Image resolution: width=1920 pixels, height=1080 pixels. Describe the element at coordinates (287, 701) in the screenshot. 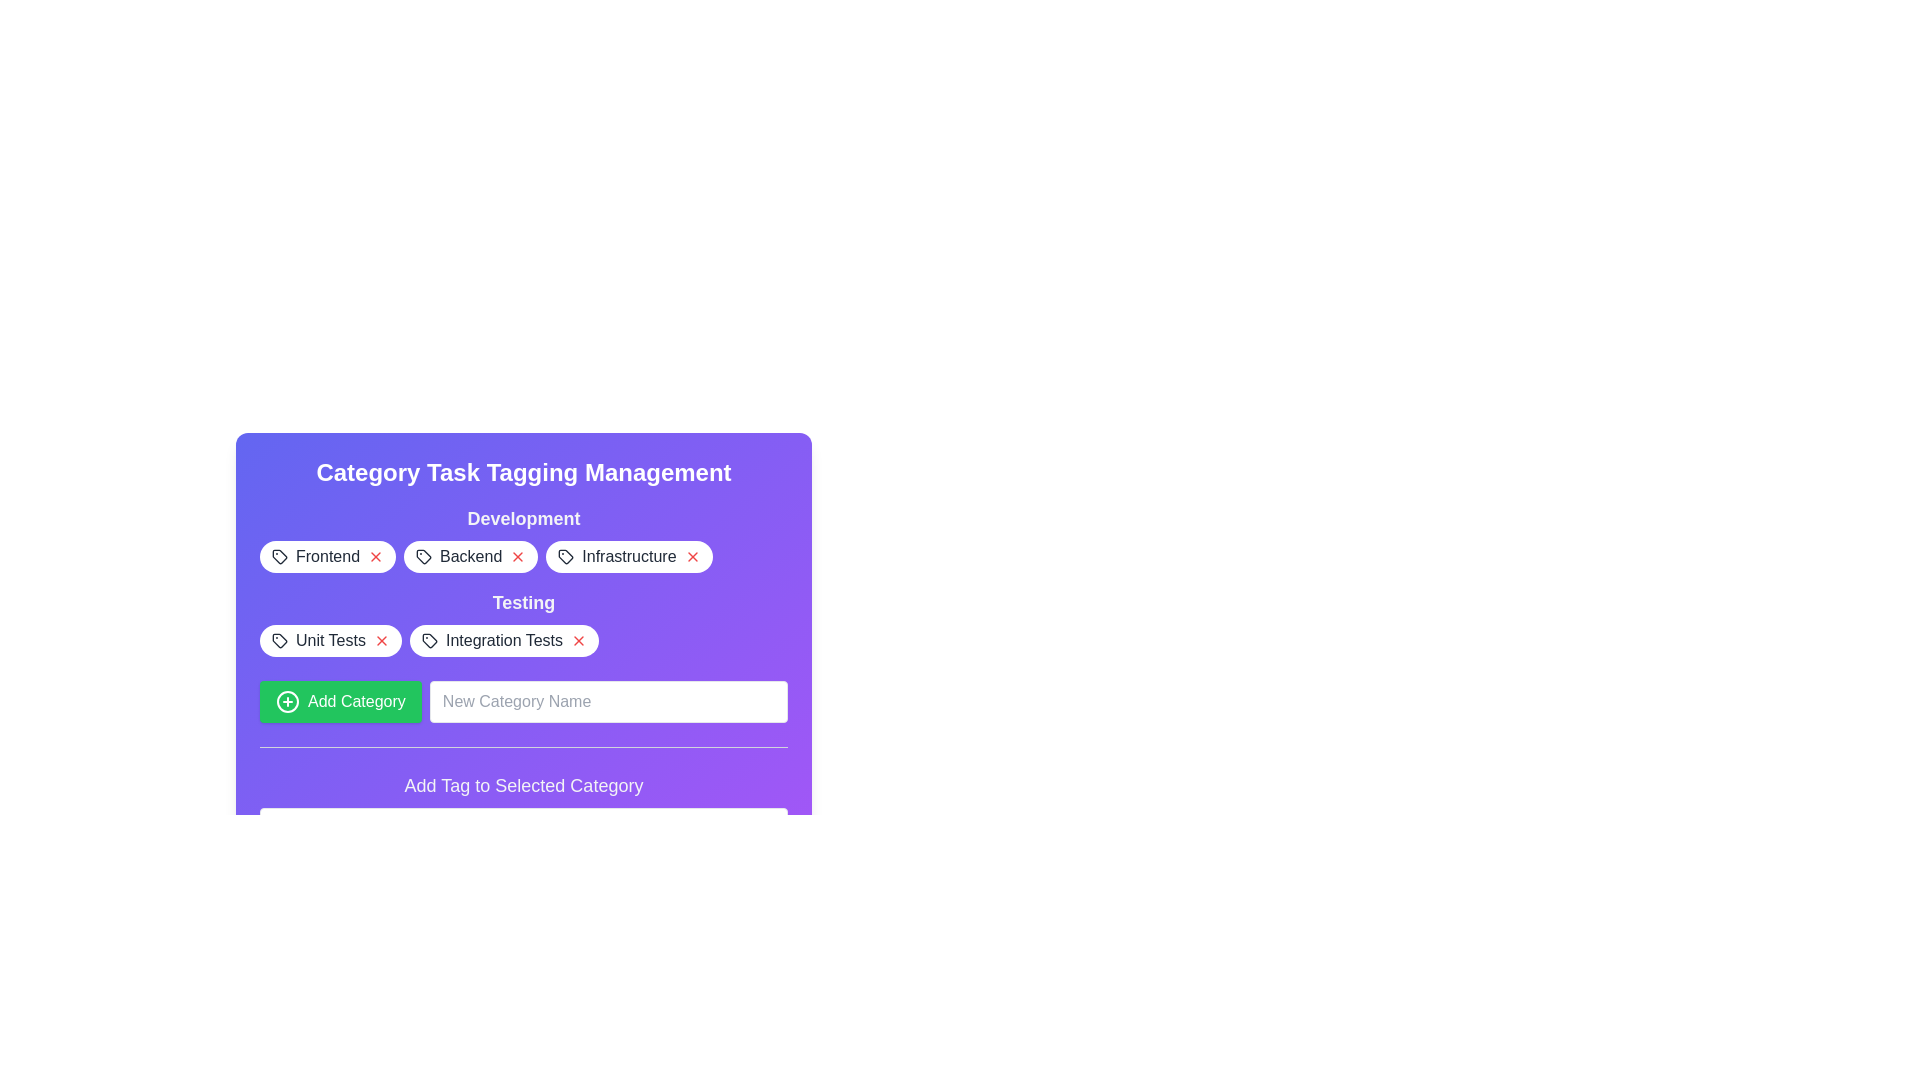

I see `the SVG circle element located in the center-left of the green 'Add Category' button` at that location.